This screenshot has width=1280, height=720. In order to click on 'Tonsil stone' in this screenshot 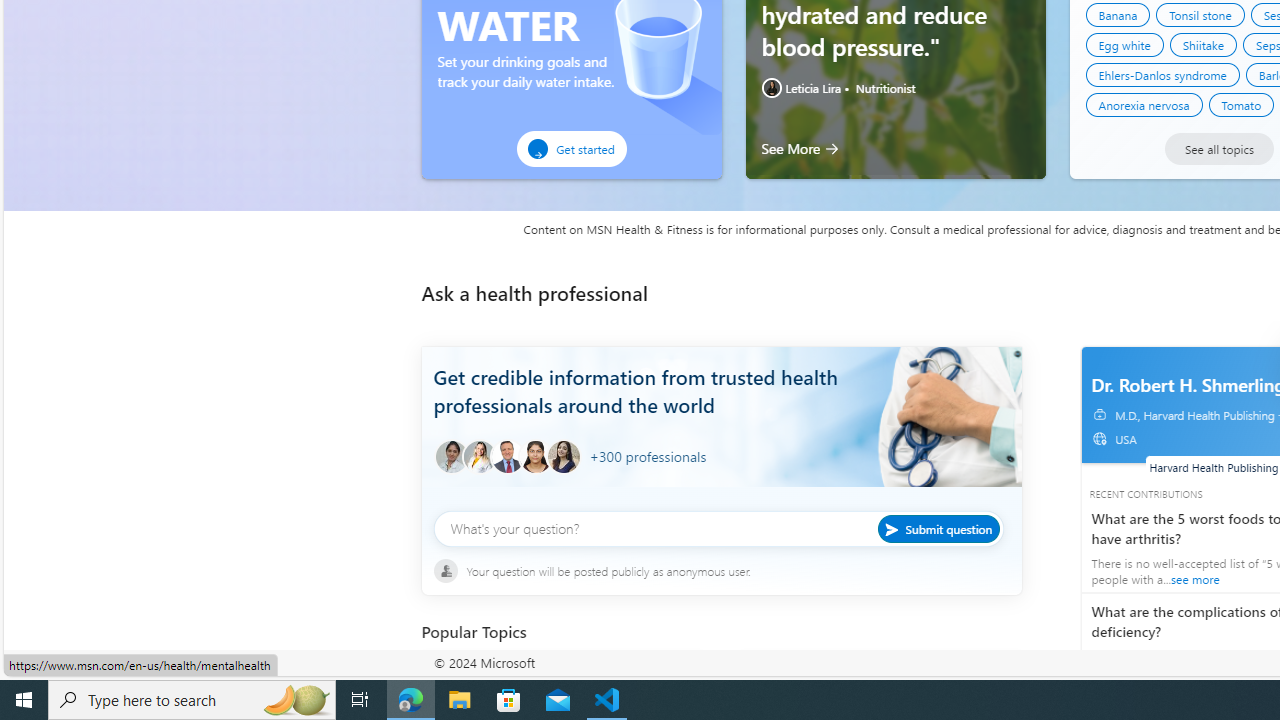, I will do `click(1200, 15)`.